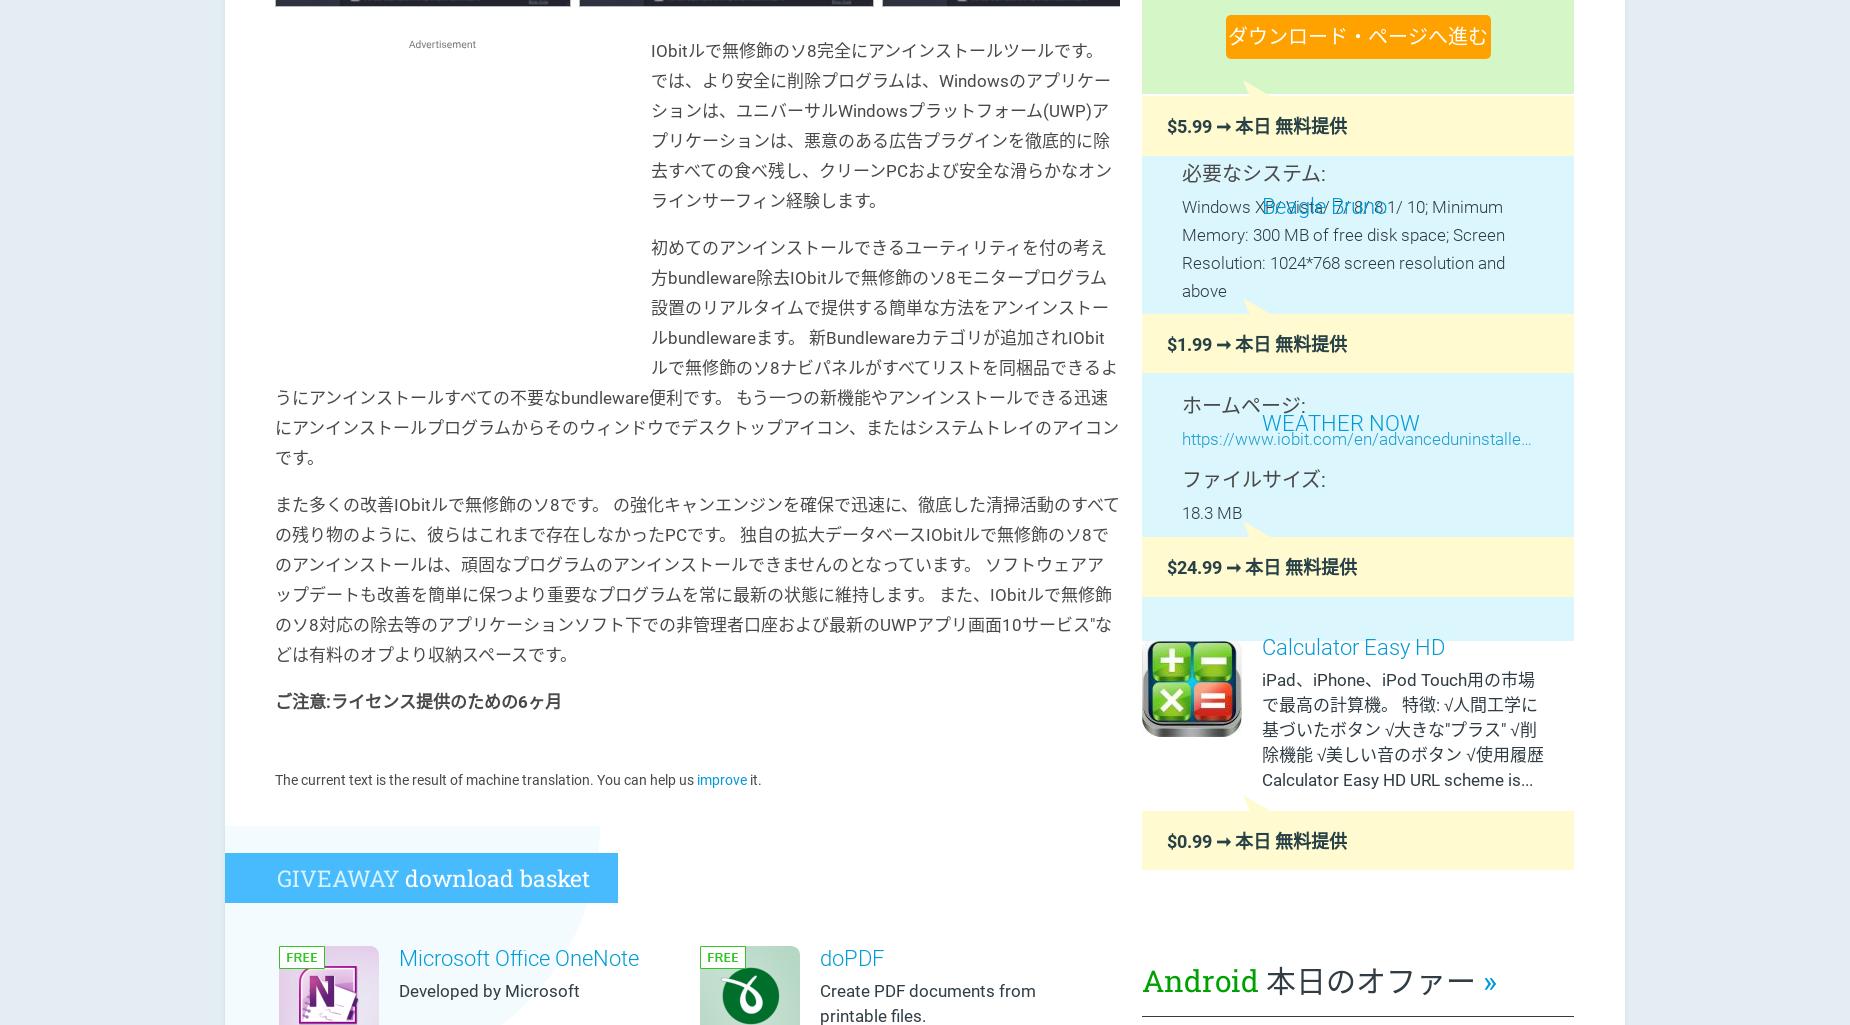 This screenshot has height=1025, width=1850. Describe the element at coordinates (1205, 587) in the screenshot. I see `'$19.99'` at that location.